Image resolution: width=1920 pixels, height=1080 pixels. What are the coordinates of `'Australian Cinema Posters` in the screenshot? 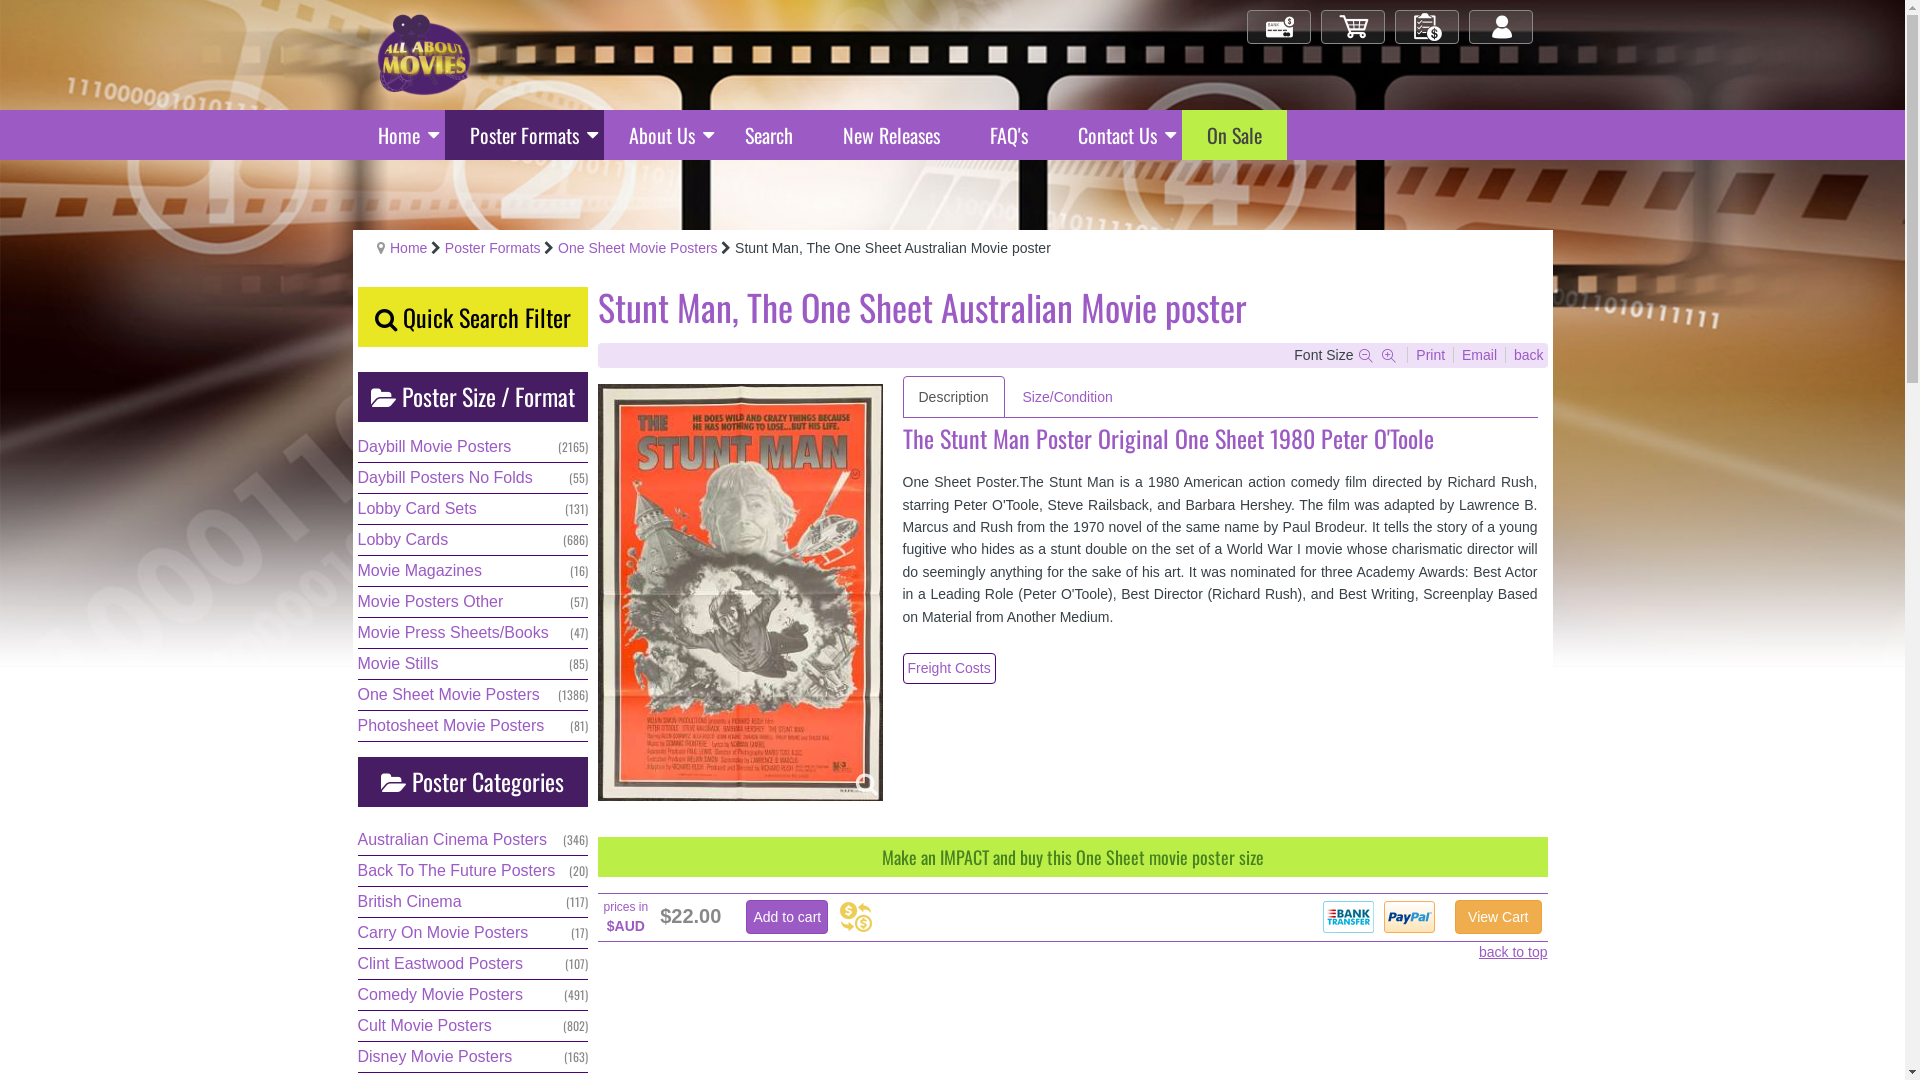 It's located at (472, 840).